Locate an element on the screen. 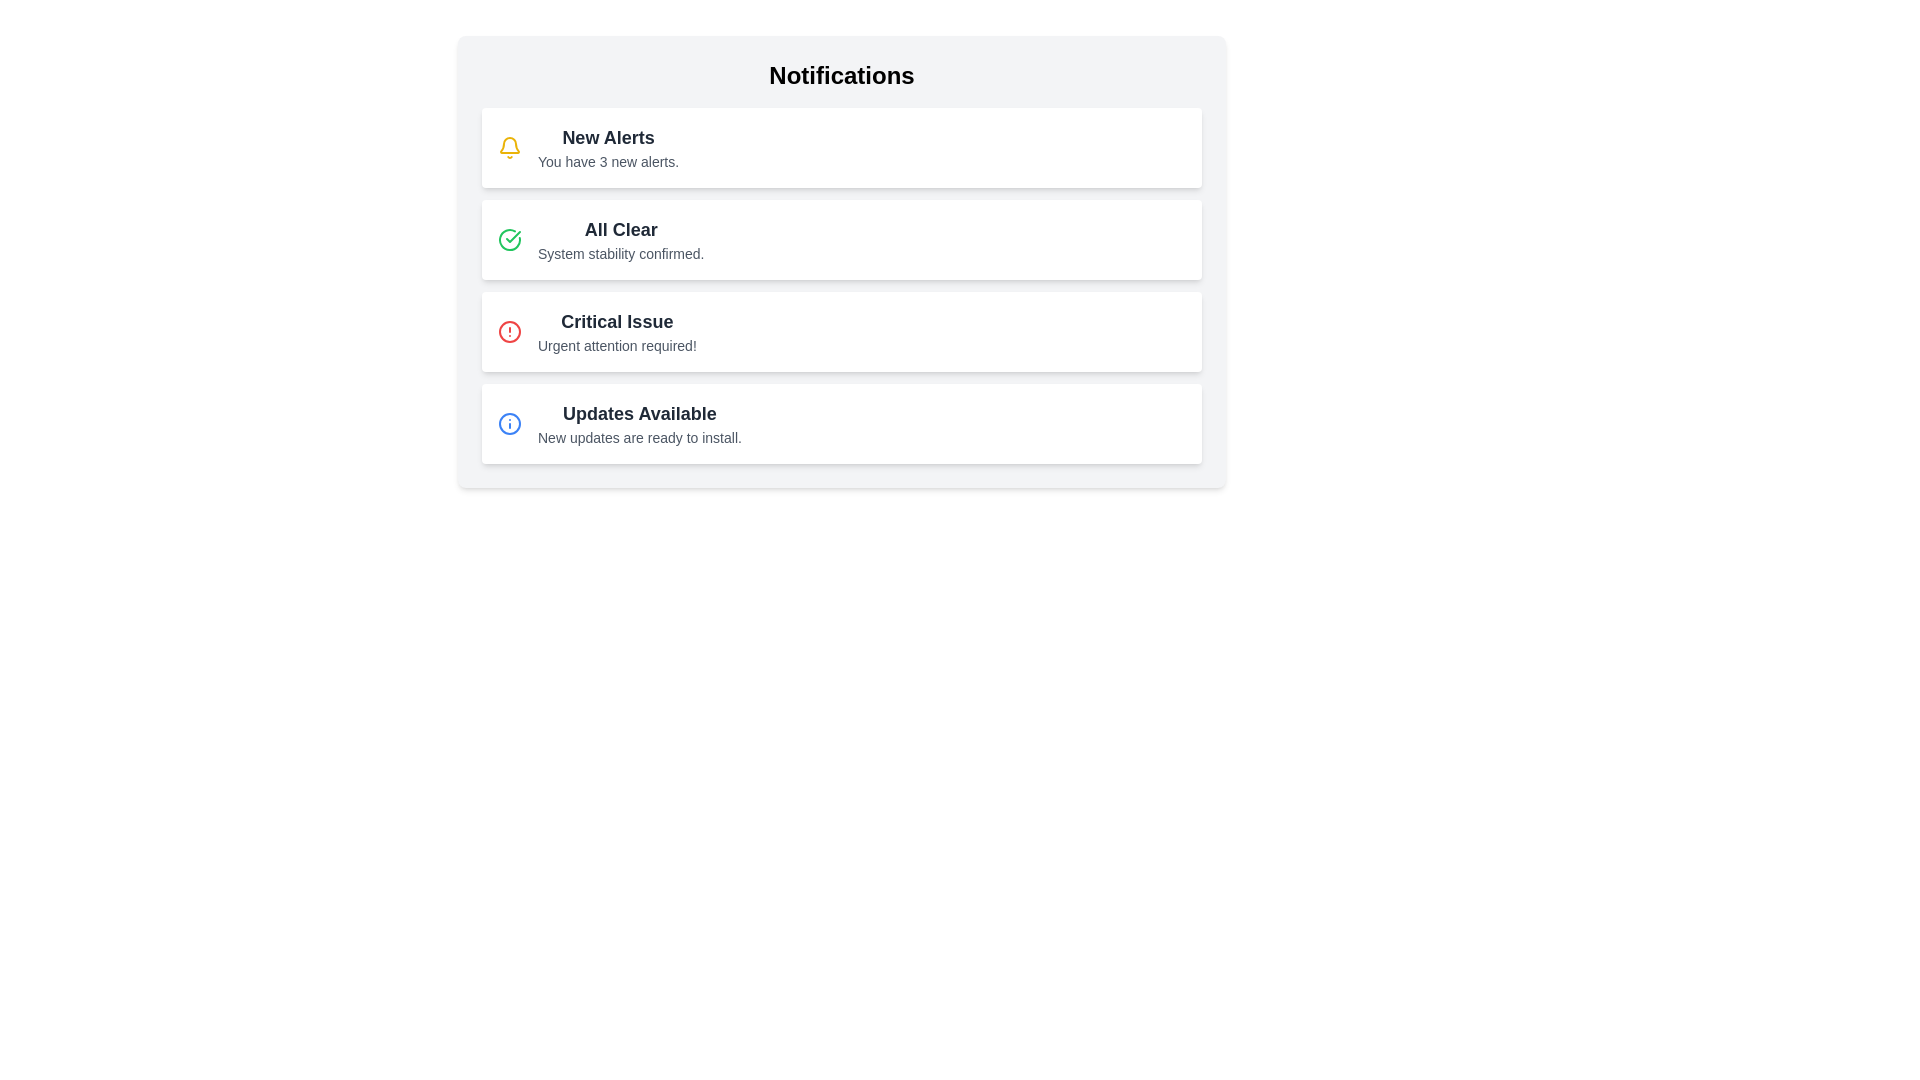 This screenshot has height=1080, width=1920. the notification message located in the second row of the notification list, which indicates that the system is stable and there are no issues is located at coordinates (620, 238).